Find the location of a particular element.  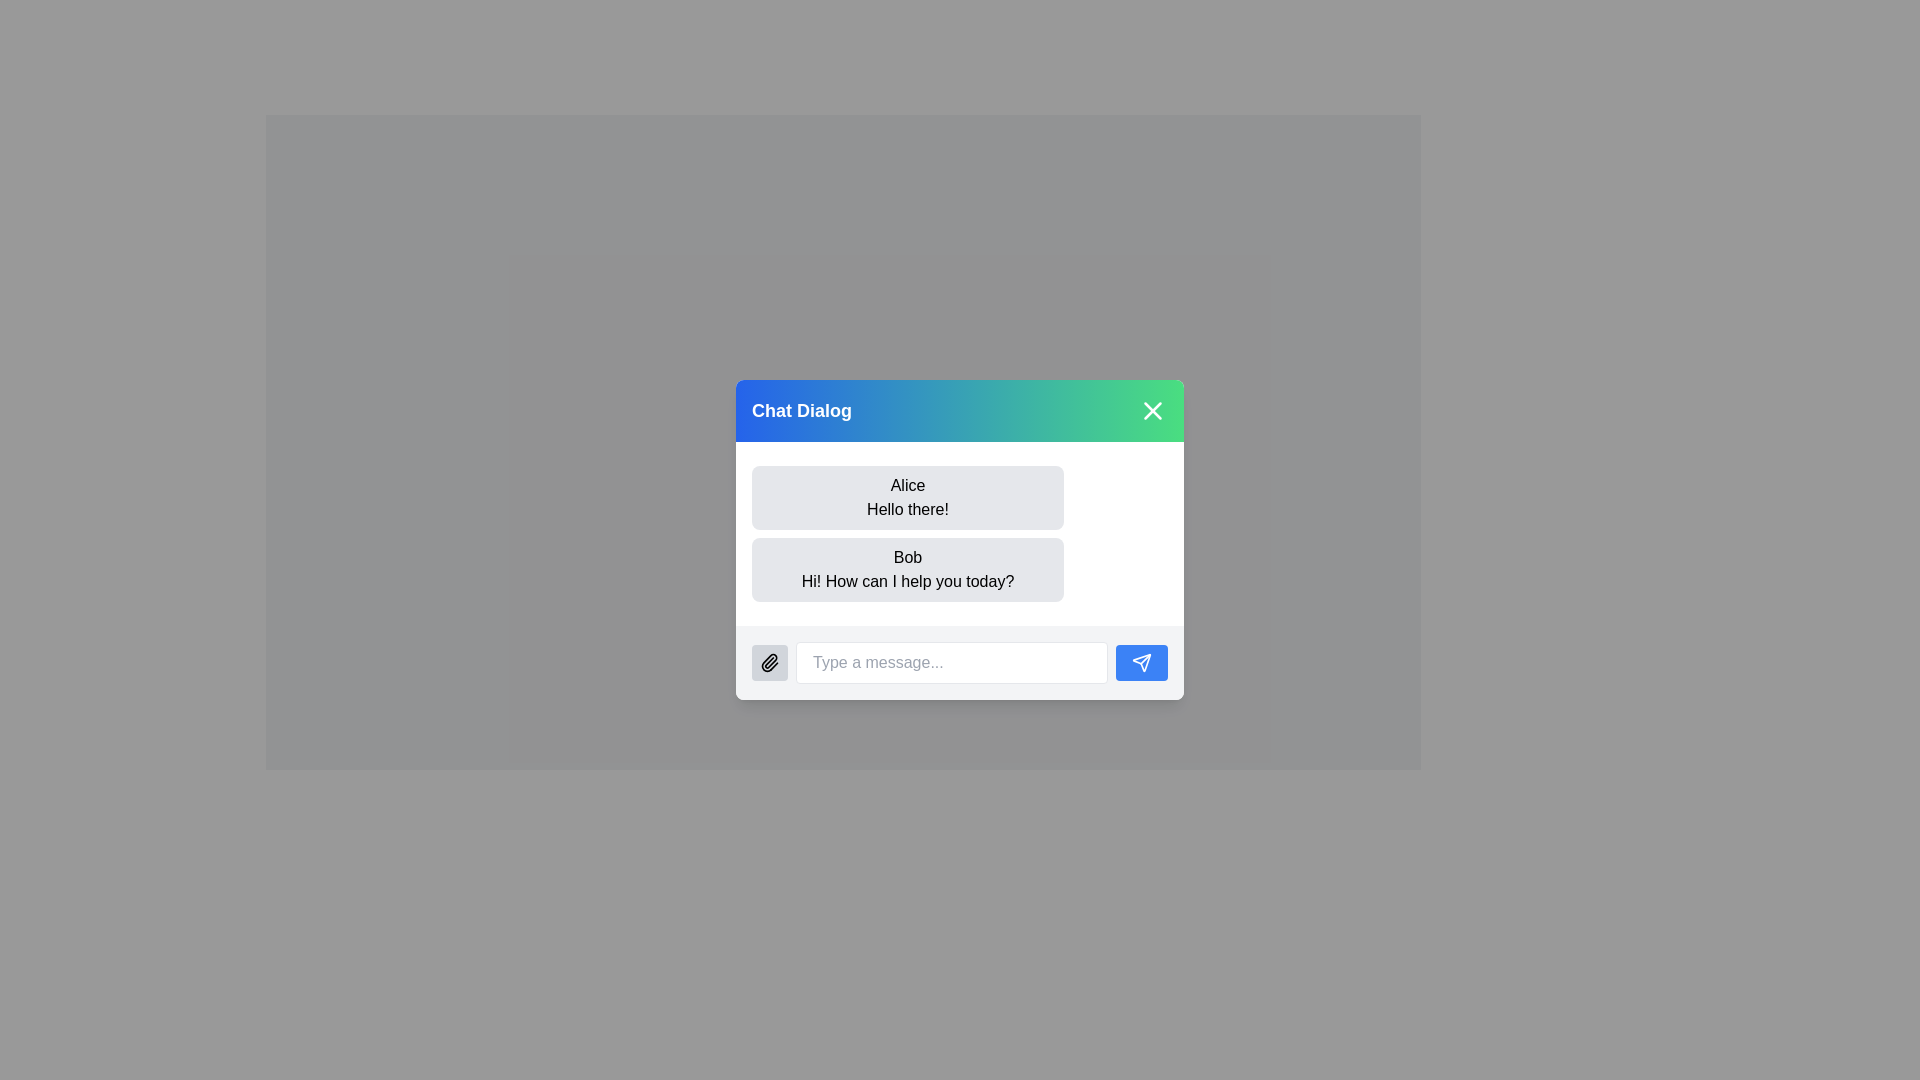

the chat message sent by 'Alice', which is displayed in a text label located in the chat dialog box is located at coordinates (906, 508).